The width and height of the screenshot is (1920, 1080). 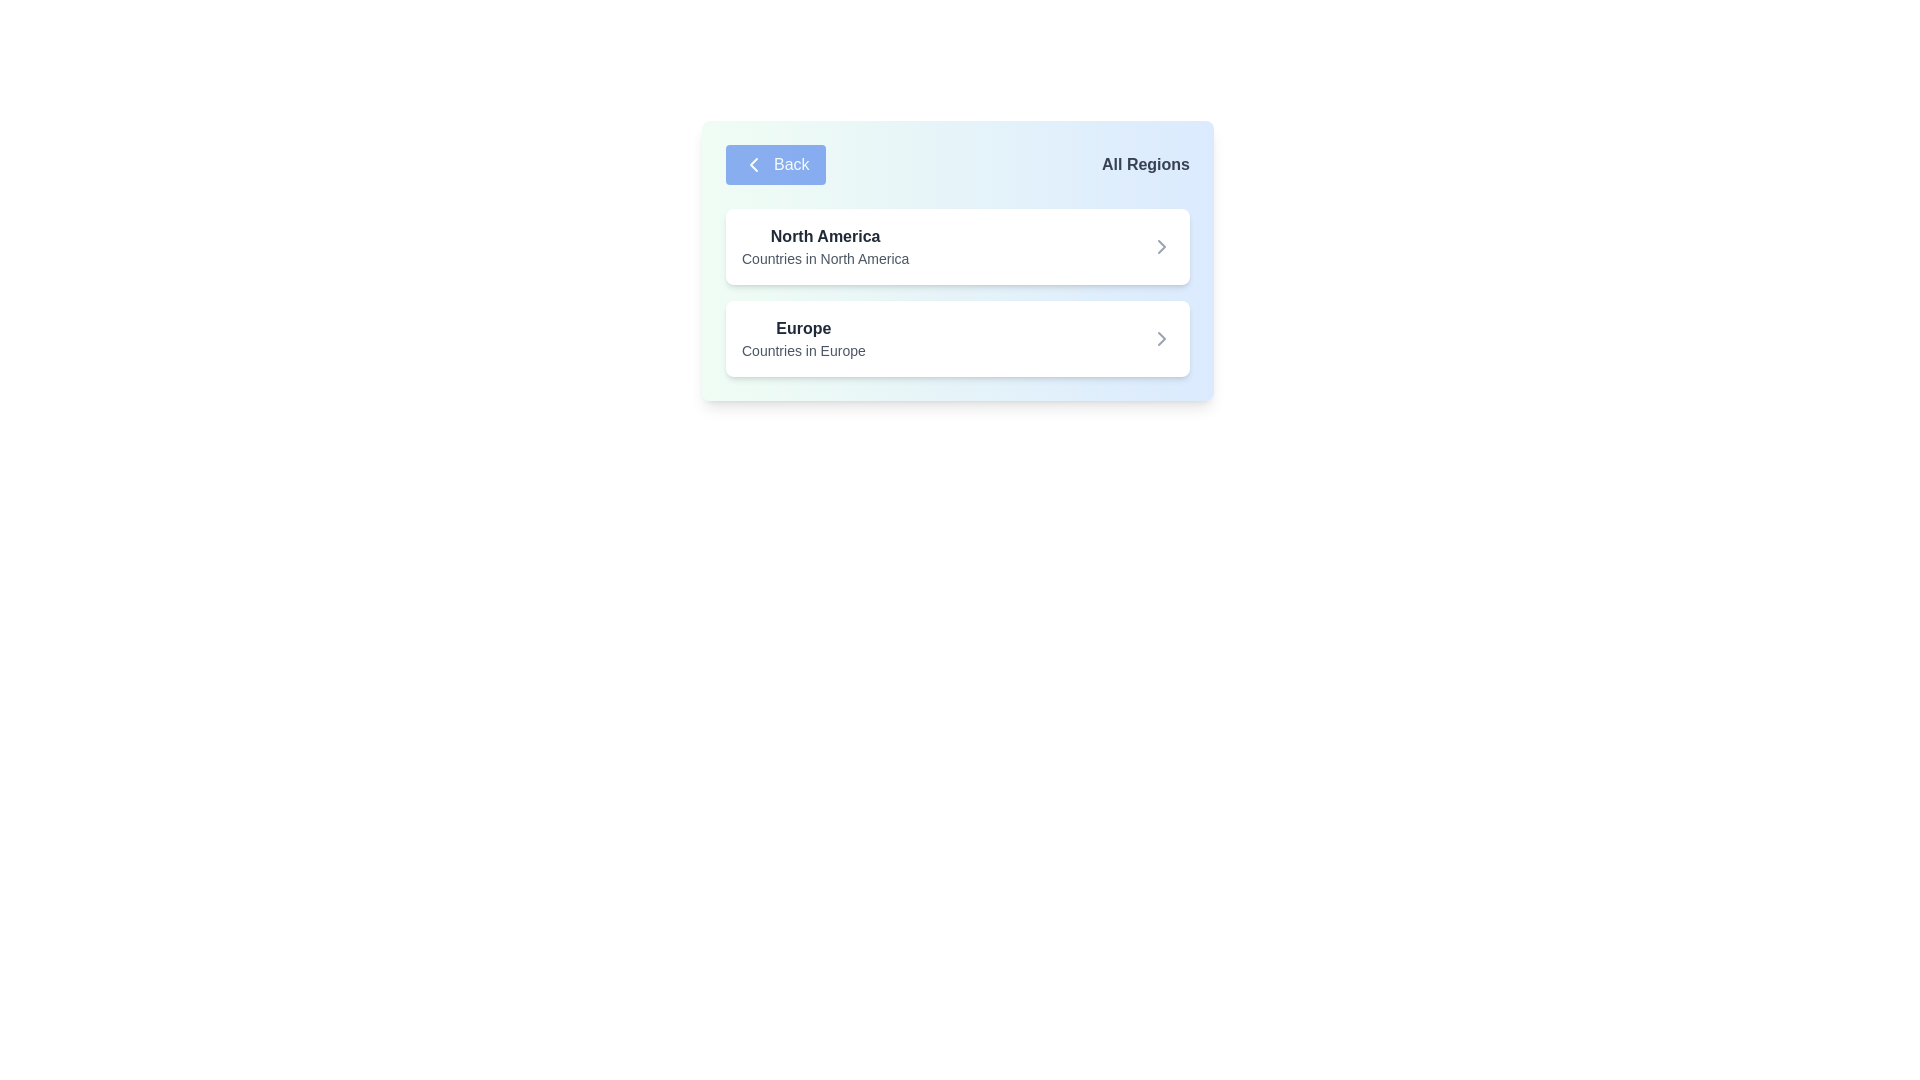 What do you see at coordinates (957, 338) in the screenshot?
I see `the second card in the list that represents the Europe region` at bounding box center [957, 338].